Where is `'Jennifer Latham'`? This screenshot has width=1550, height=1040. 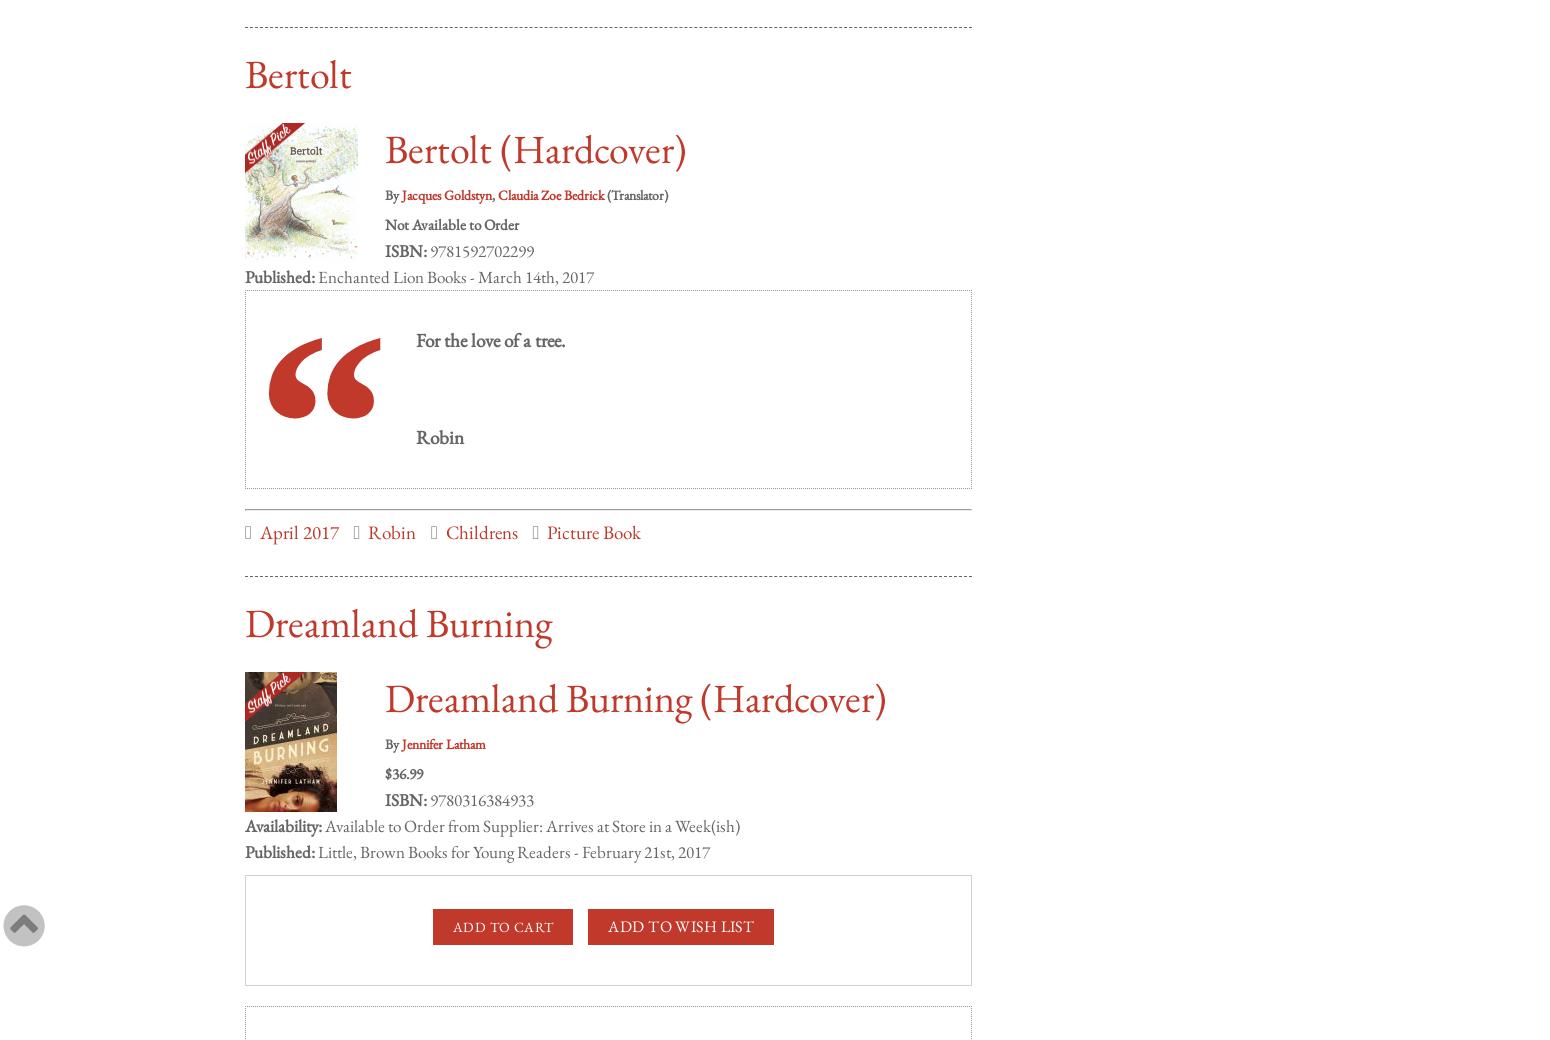 'Jennifer Latham' is located at coordinates (444, 724).